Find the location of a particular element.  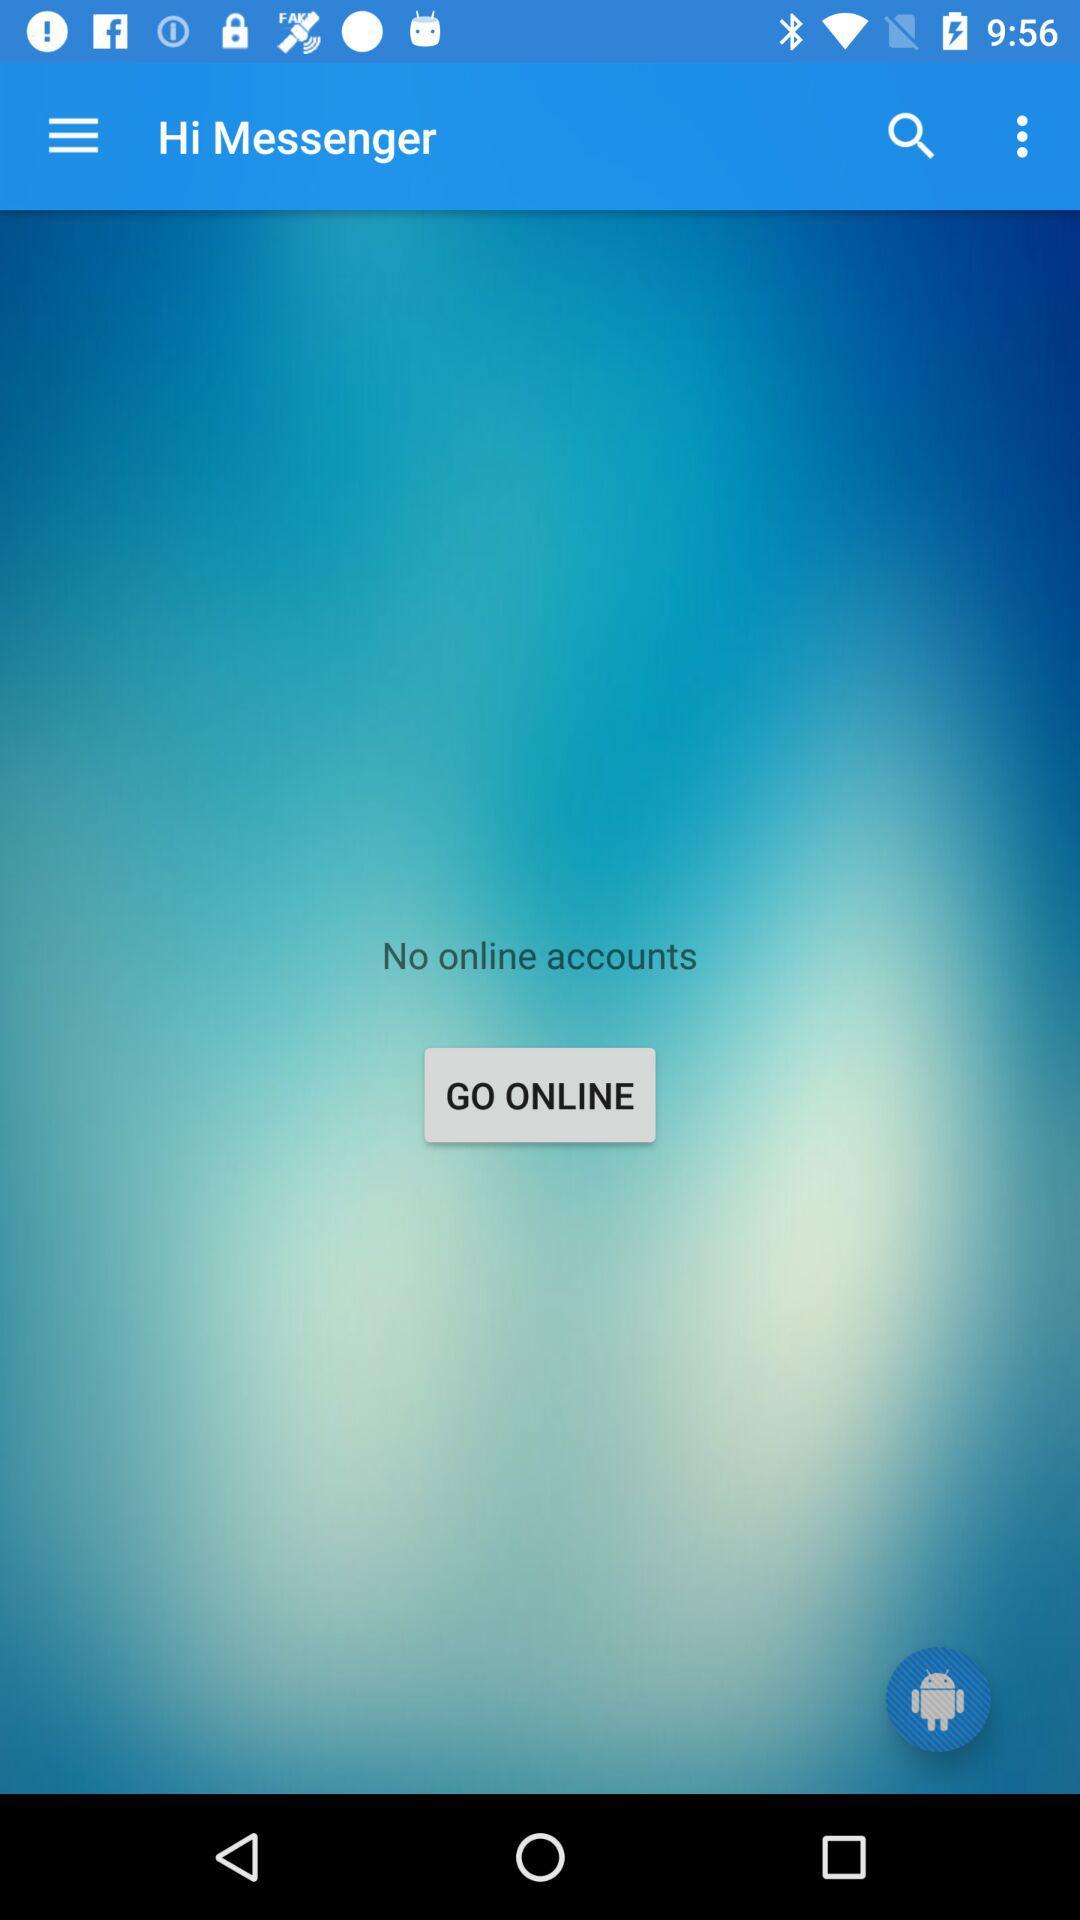

icon below the no online accounts icon is located at coordinates (540, 1093).